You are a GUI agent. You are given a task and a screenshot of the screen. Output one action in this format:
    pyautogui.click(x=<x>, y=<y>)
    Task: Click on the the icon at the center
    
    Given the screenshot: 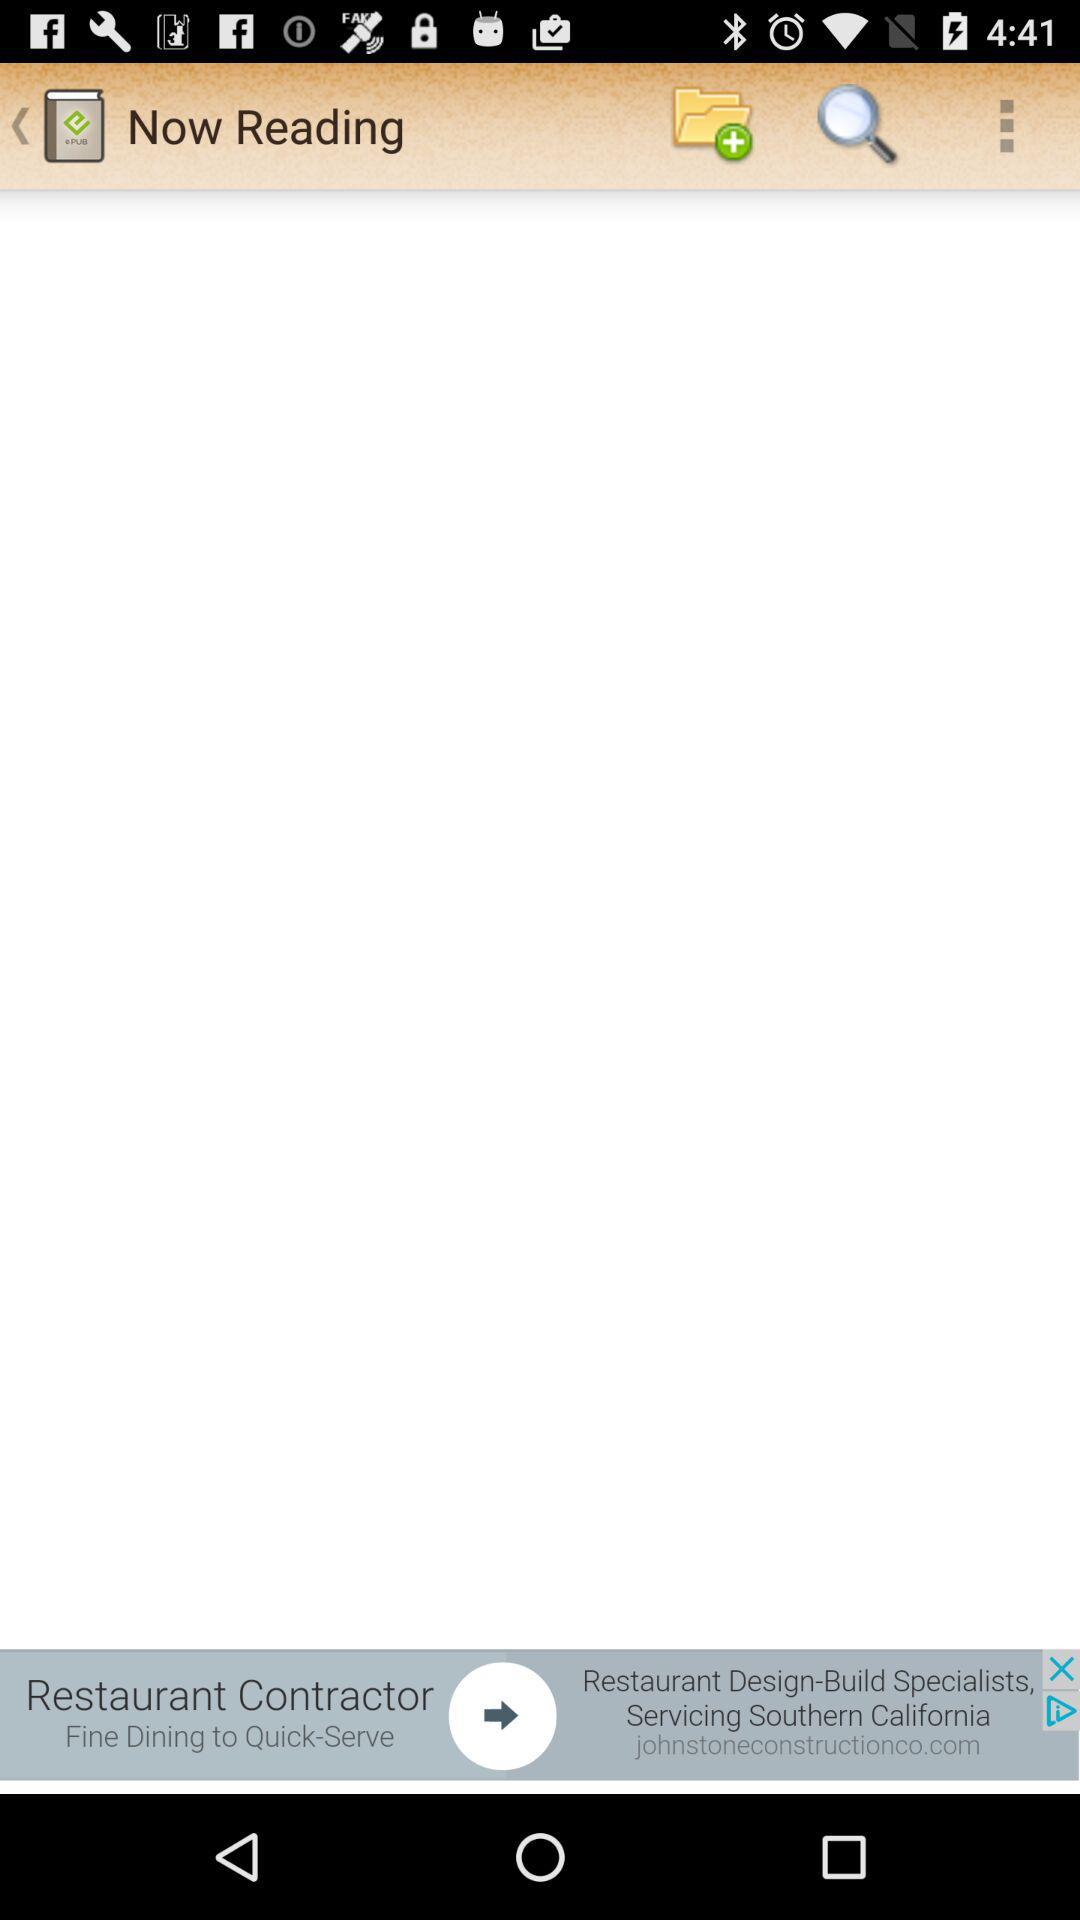 What is the action you would take?
    pyautogui.click(x=540, y=991)
    